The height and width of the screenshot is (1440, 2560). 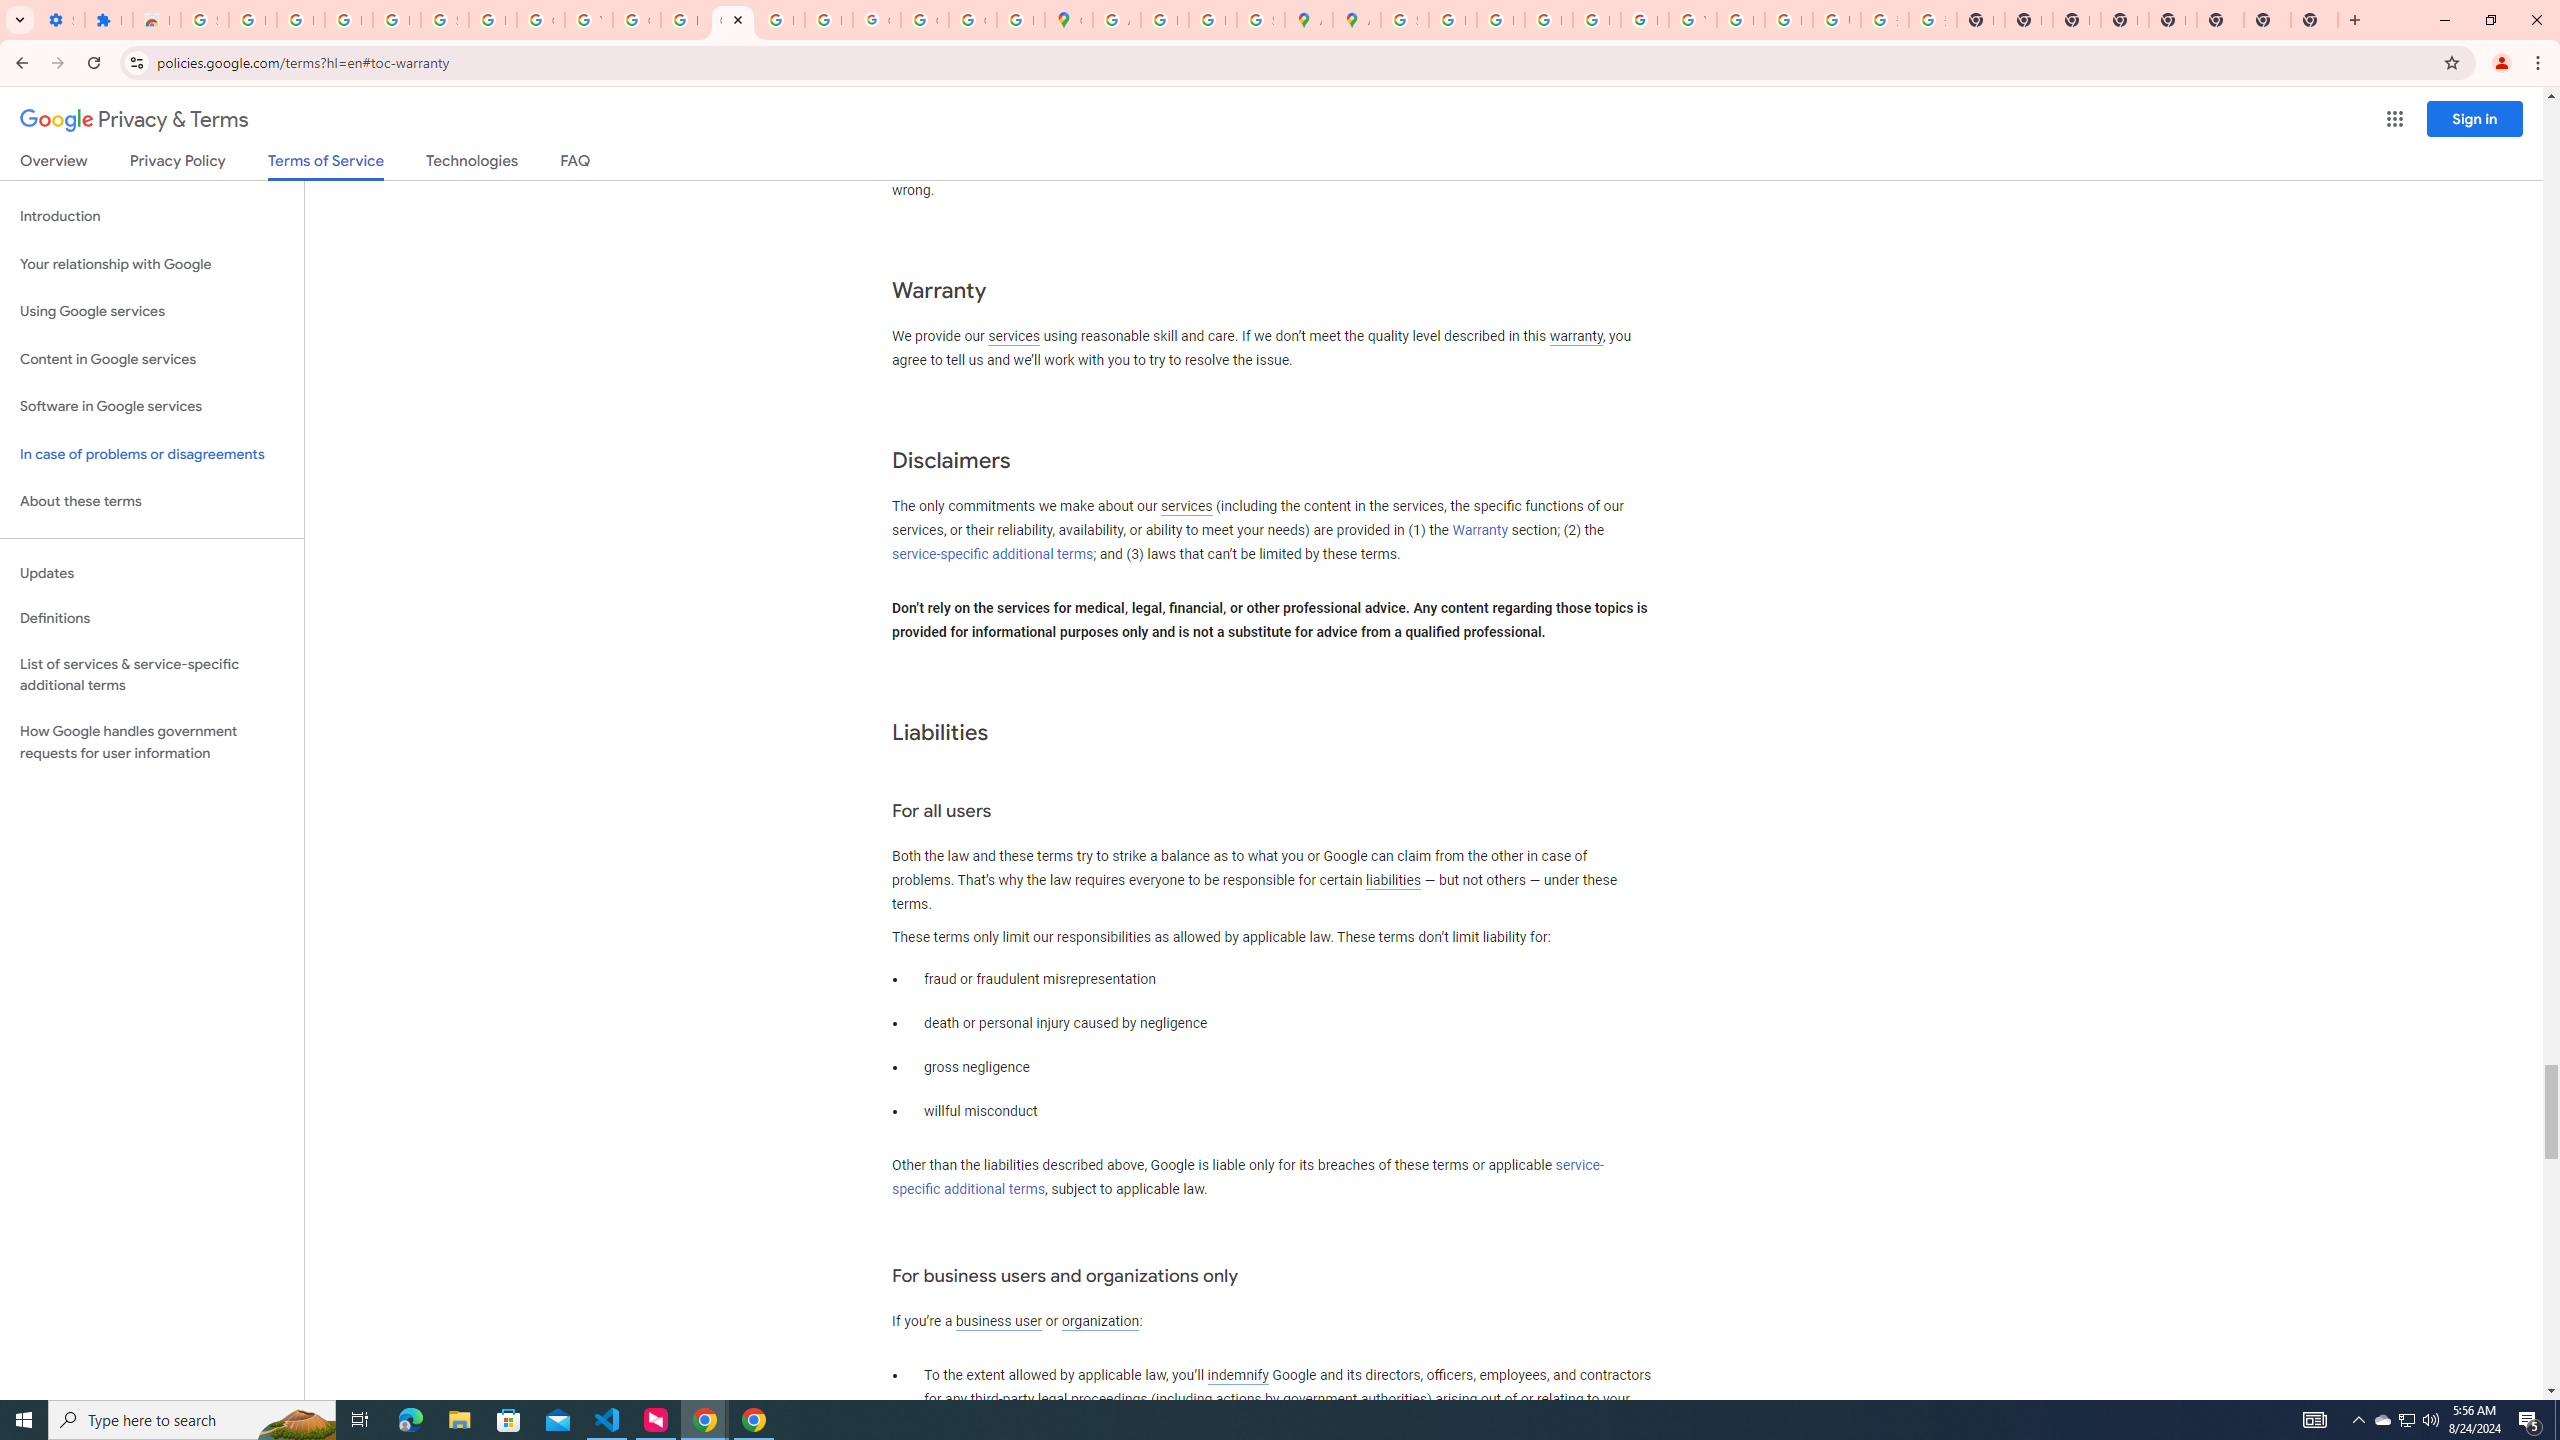 I want to click on 'organization', so click(x=1098, y=1321).